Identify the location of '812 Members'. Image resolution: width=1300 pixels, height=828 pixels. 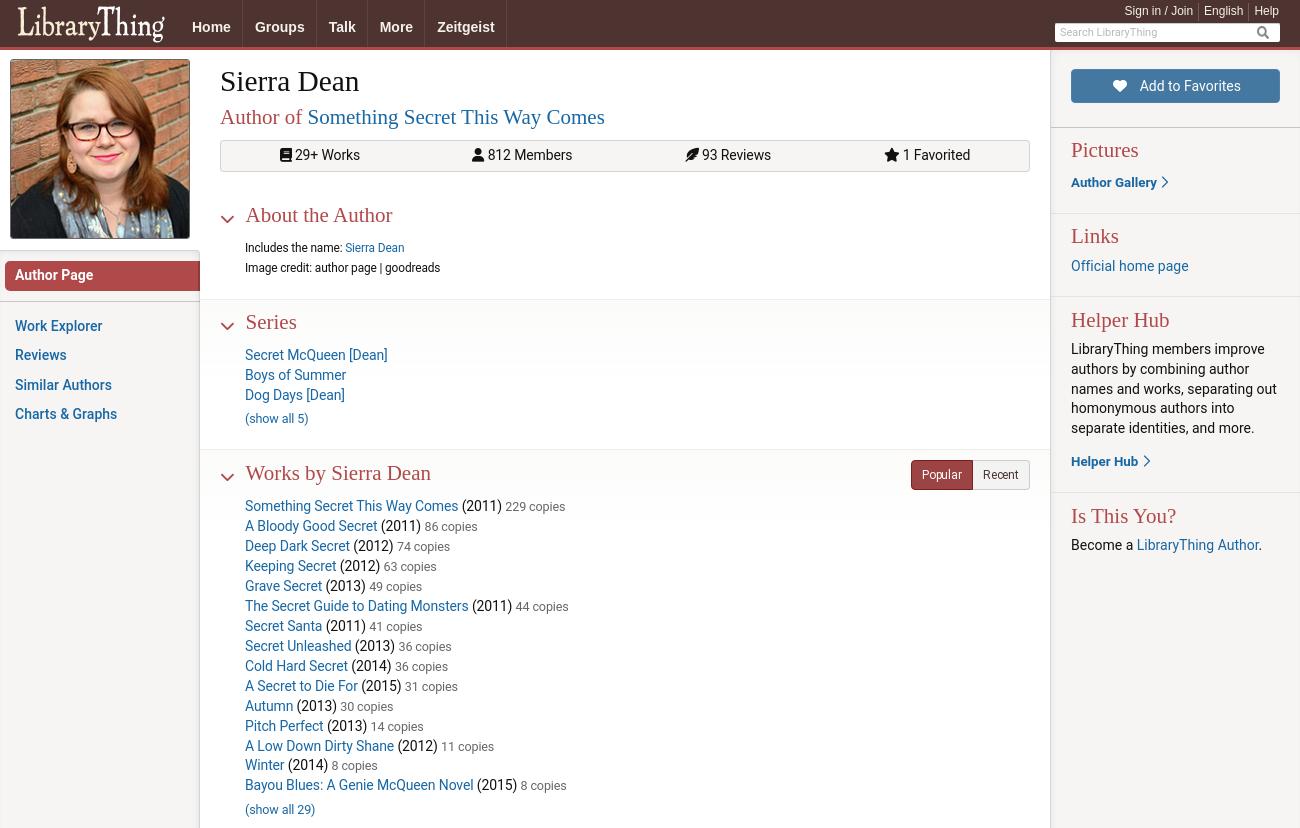
(482, 155).